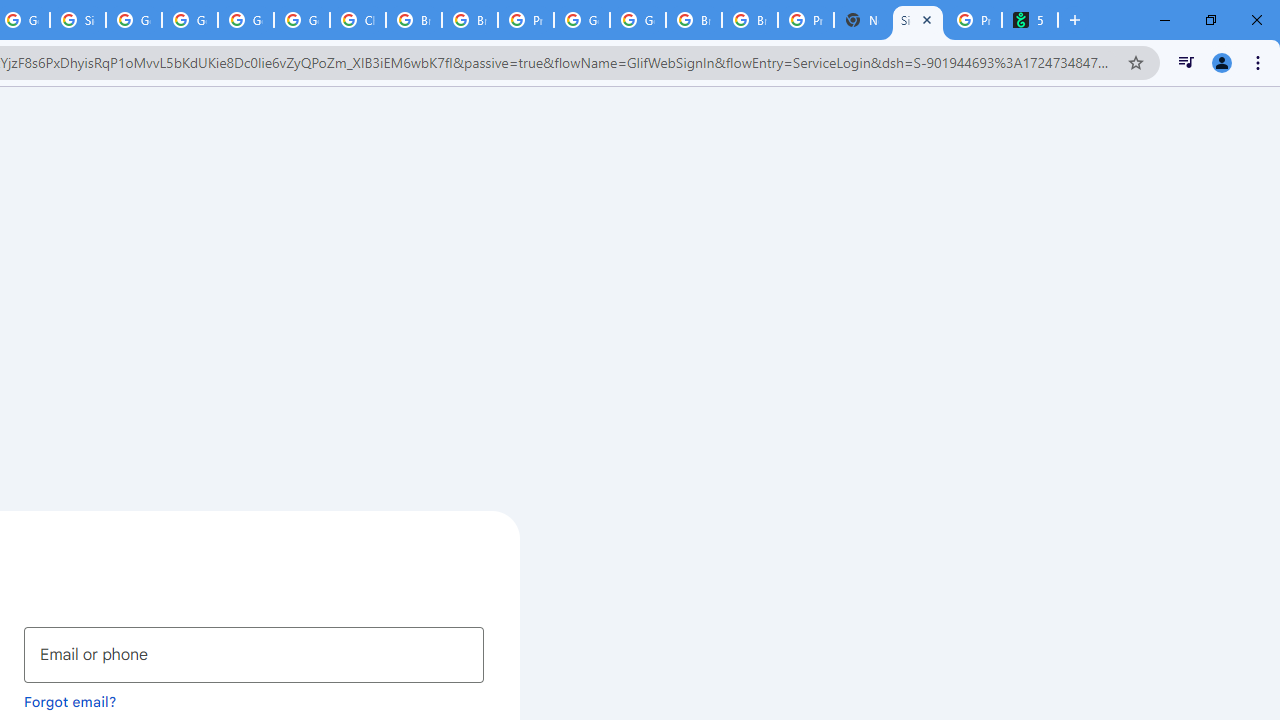 Image resolution: width=1280 pixels, height=720 pixels. What do you see at coordinates (581, 20) in the screenshot?
I see `'Google Cloud Platform'` at bounding box center [581, 20].